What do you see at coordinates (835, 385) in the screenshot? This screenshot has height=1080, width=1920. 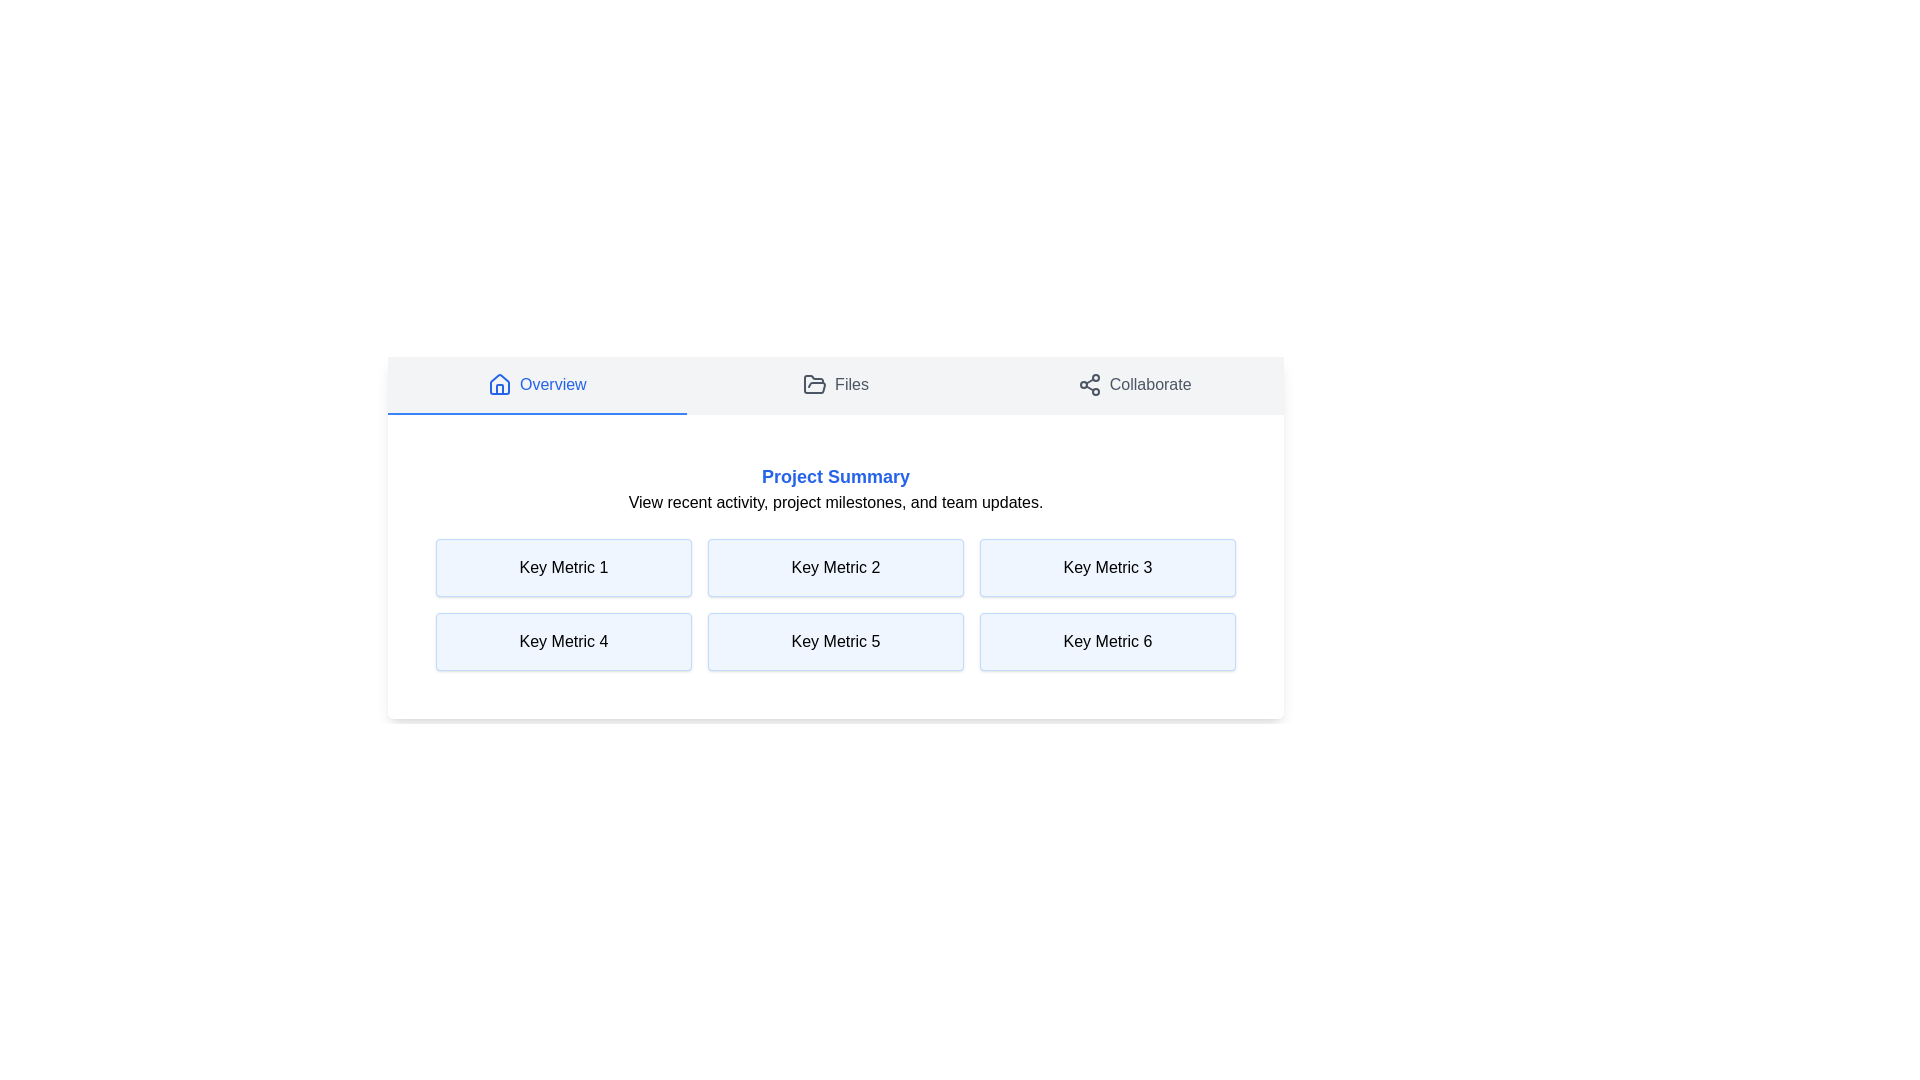 I see `the second button in the navigation tab bar` at bounding box center [835, 385].